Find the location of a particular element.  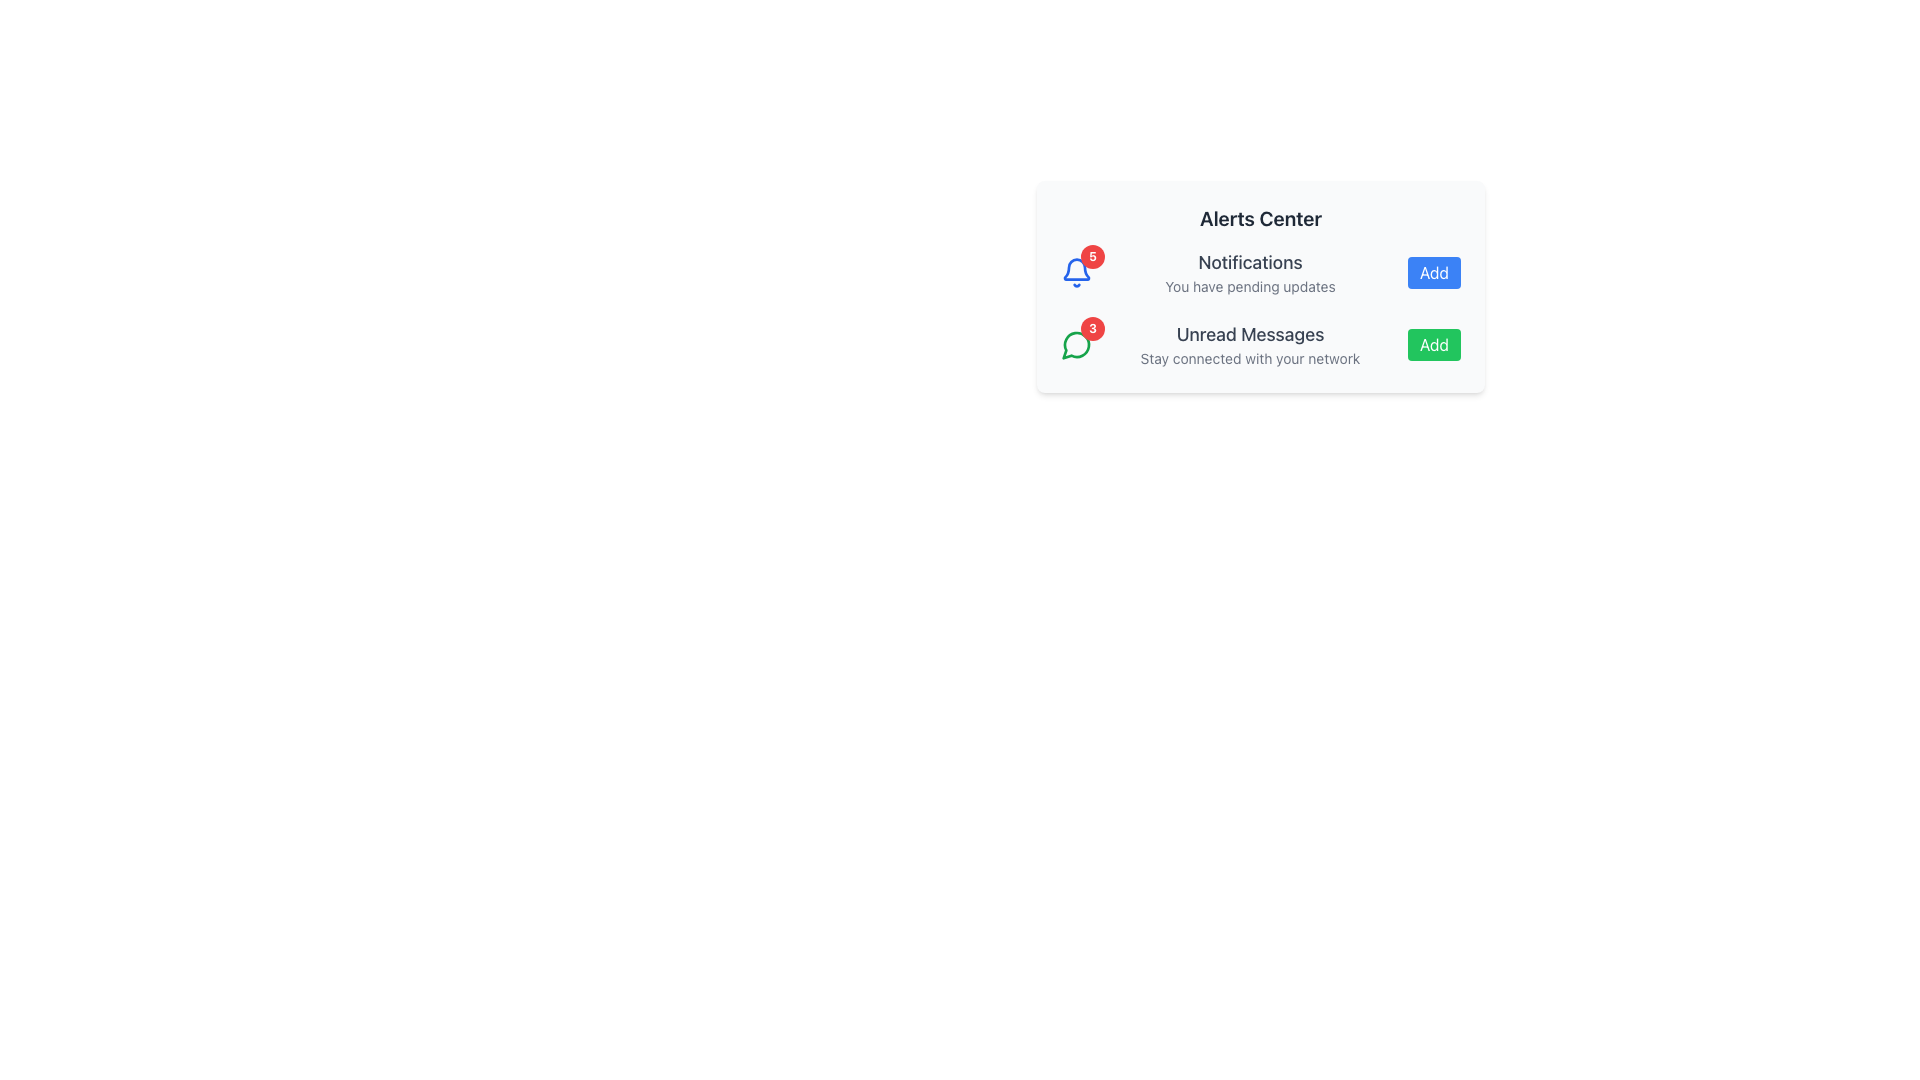

the 'Notifications' text label in the 'Alerts Center' card layout, which is styled in gray and positioned to the right of the bell icon is located at coordinates (1249, 261).